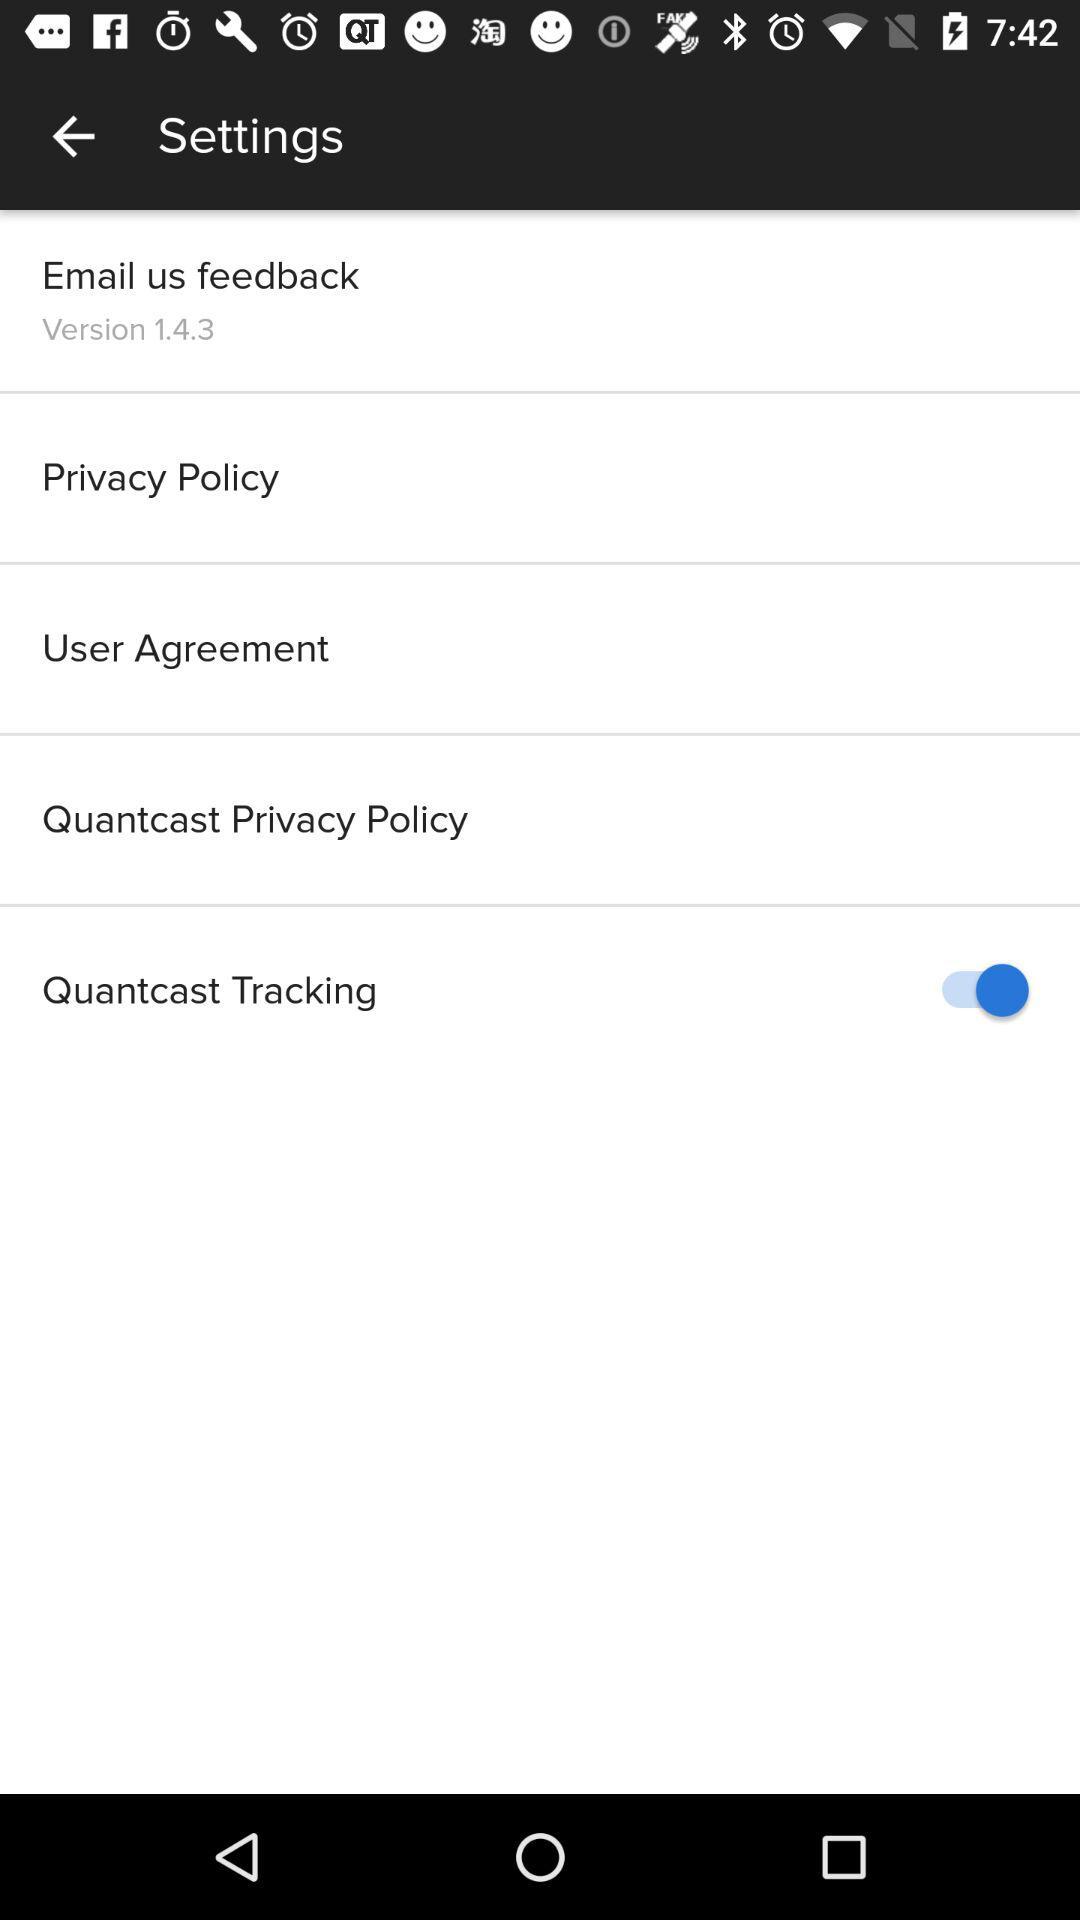 The image size is (1080, 1920). I want to click on icon above the quantcast privacy policy icon, so click(540, 648).